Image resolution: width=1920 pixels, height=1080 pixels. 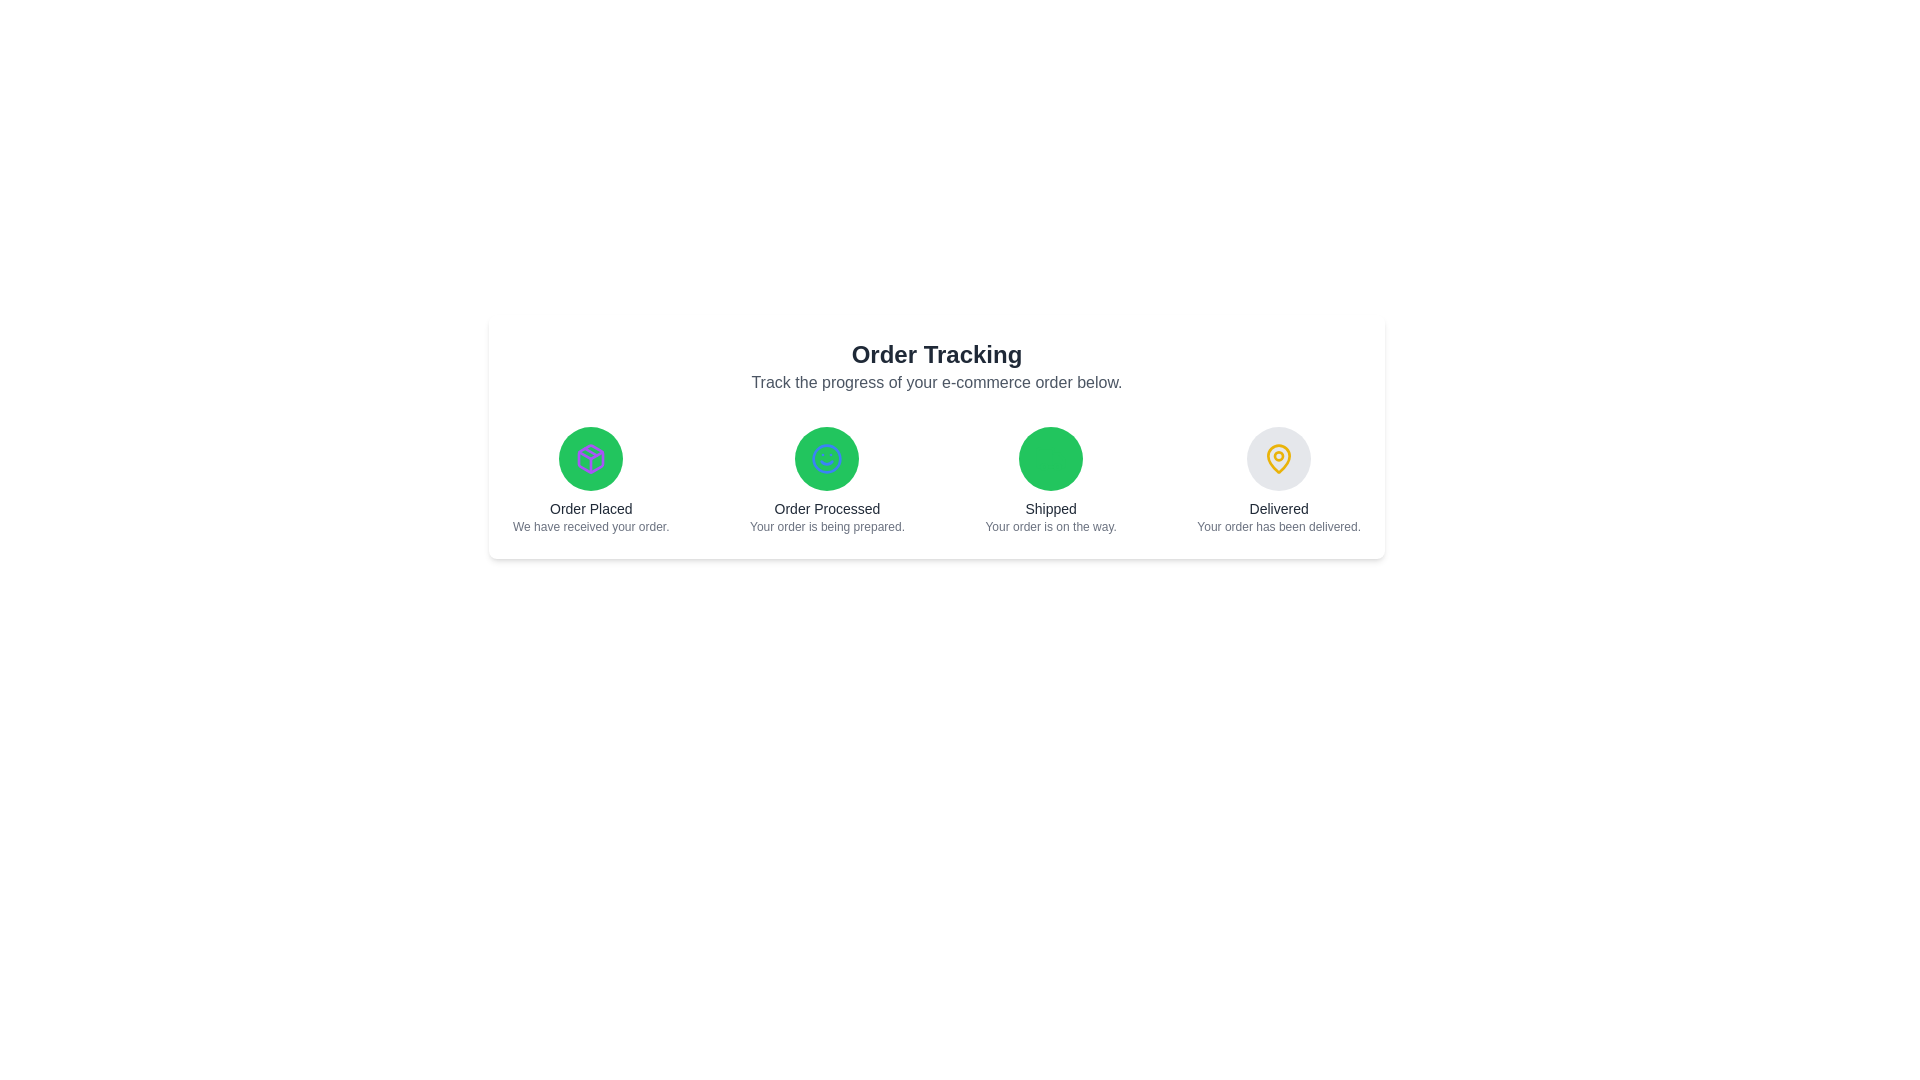 I want to click on the central circular SVG element representing the smile icon in the 'Order Processed' progress indicator, so click(x=827, y=459).